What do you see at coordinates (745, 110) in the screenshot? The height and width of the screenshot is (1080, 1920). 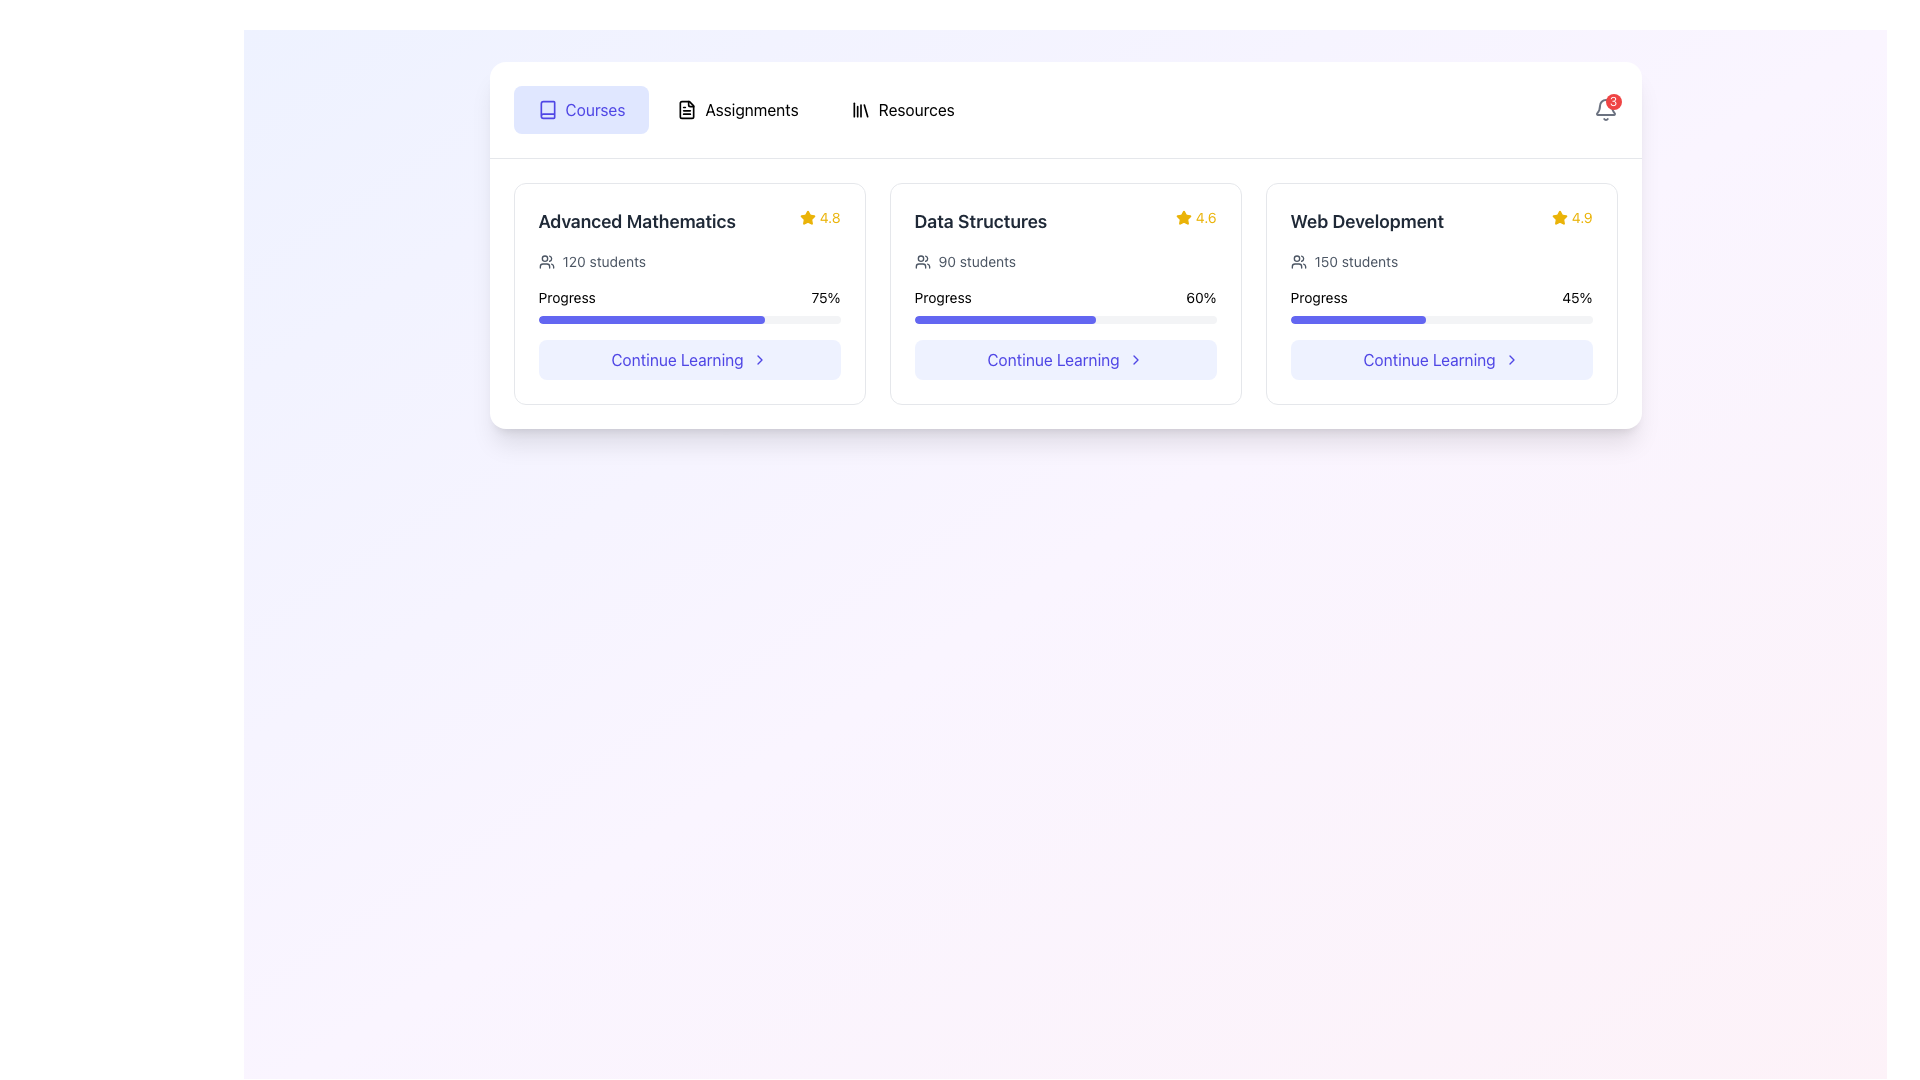 I see `the 'Assignments' tab in the navigation menu, which is a horizontal row of tabs located below the header and highlighted in blue when selected` at bounding box center [745, 110].